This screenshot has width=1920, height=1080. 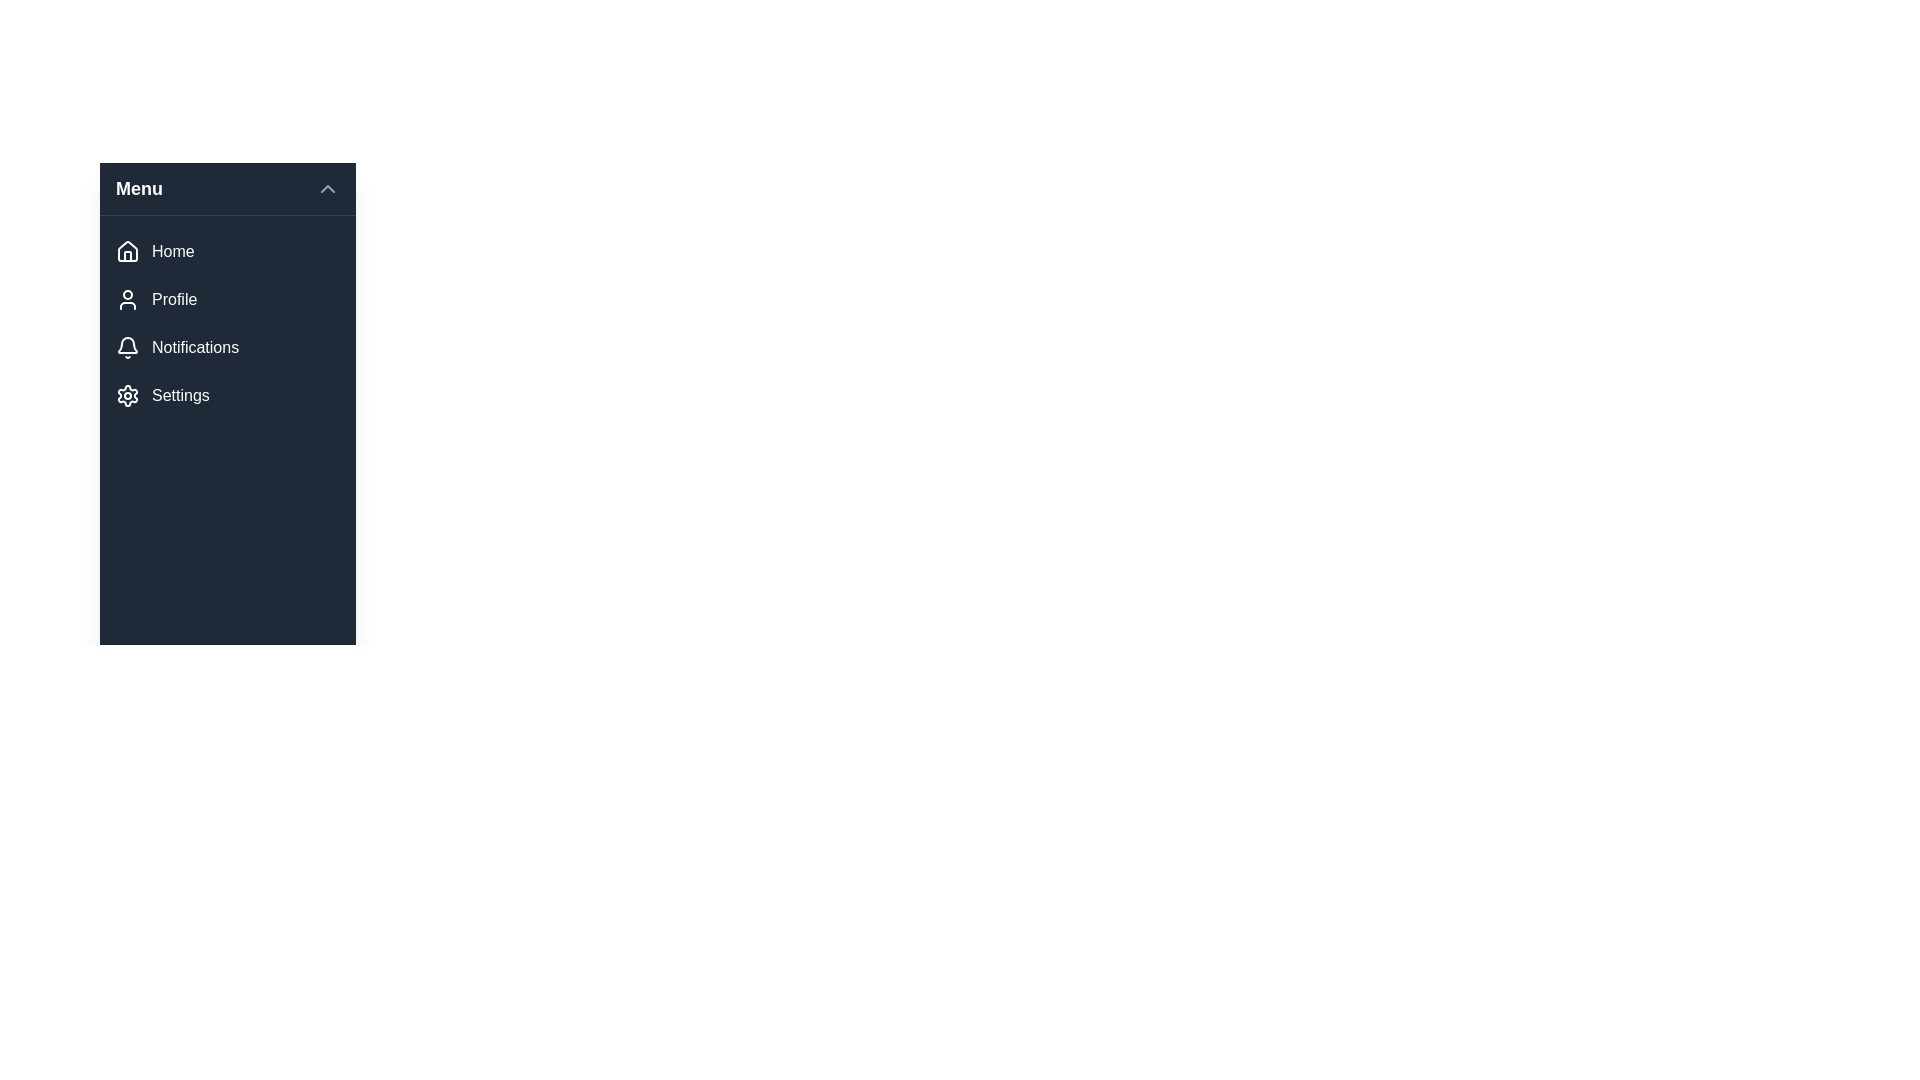 I want to click on the upward-facing chevron icon located at the top-right corner of the header area of the menu component, so click(x=327, y=189).